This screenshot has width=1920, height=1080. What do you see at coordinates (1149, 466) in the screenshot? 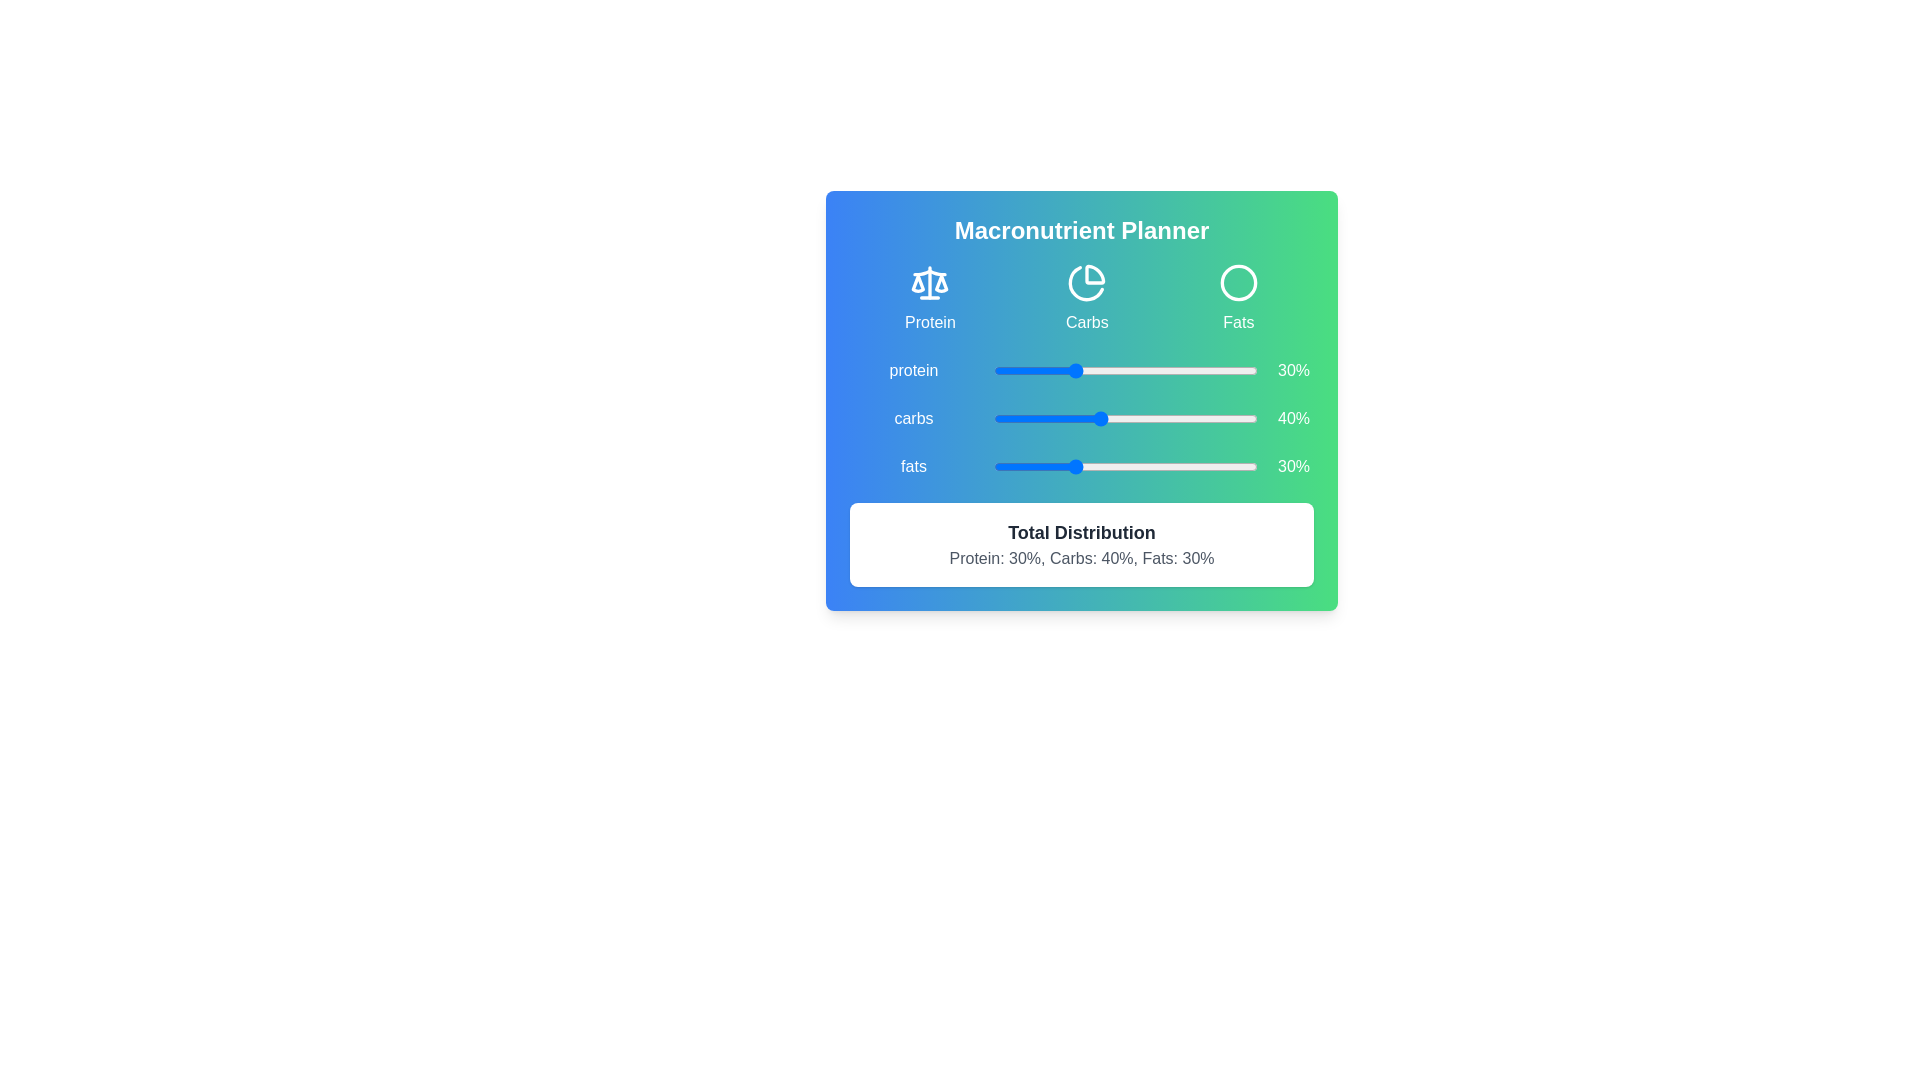
I see `the fats percentage` at bounding box center [1149, 466].